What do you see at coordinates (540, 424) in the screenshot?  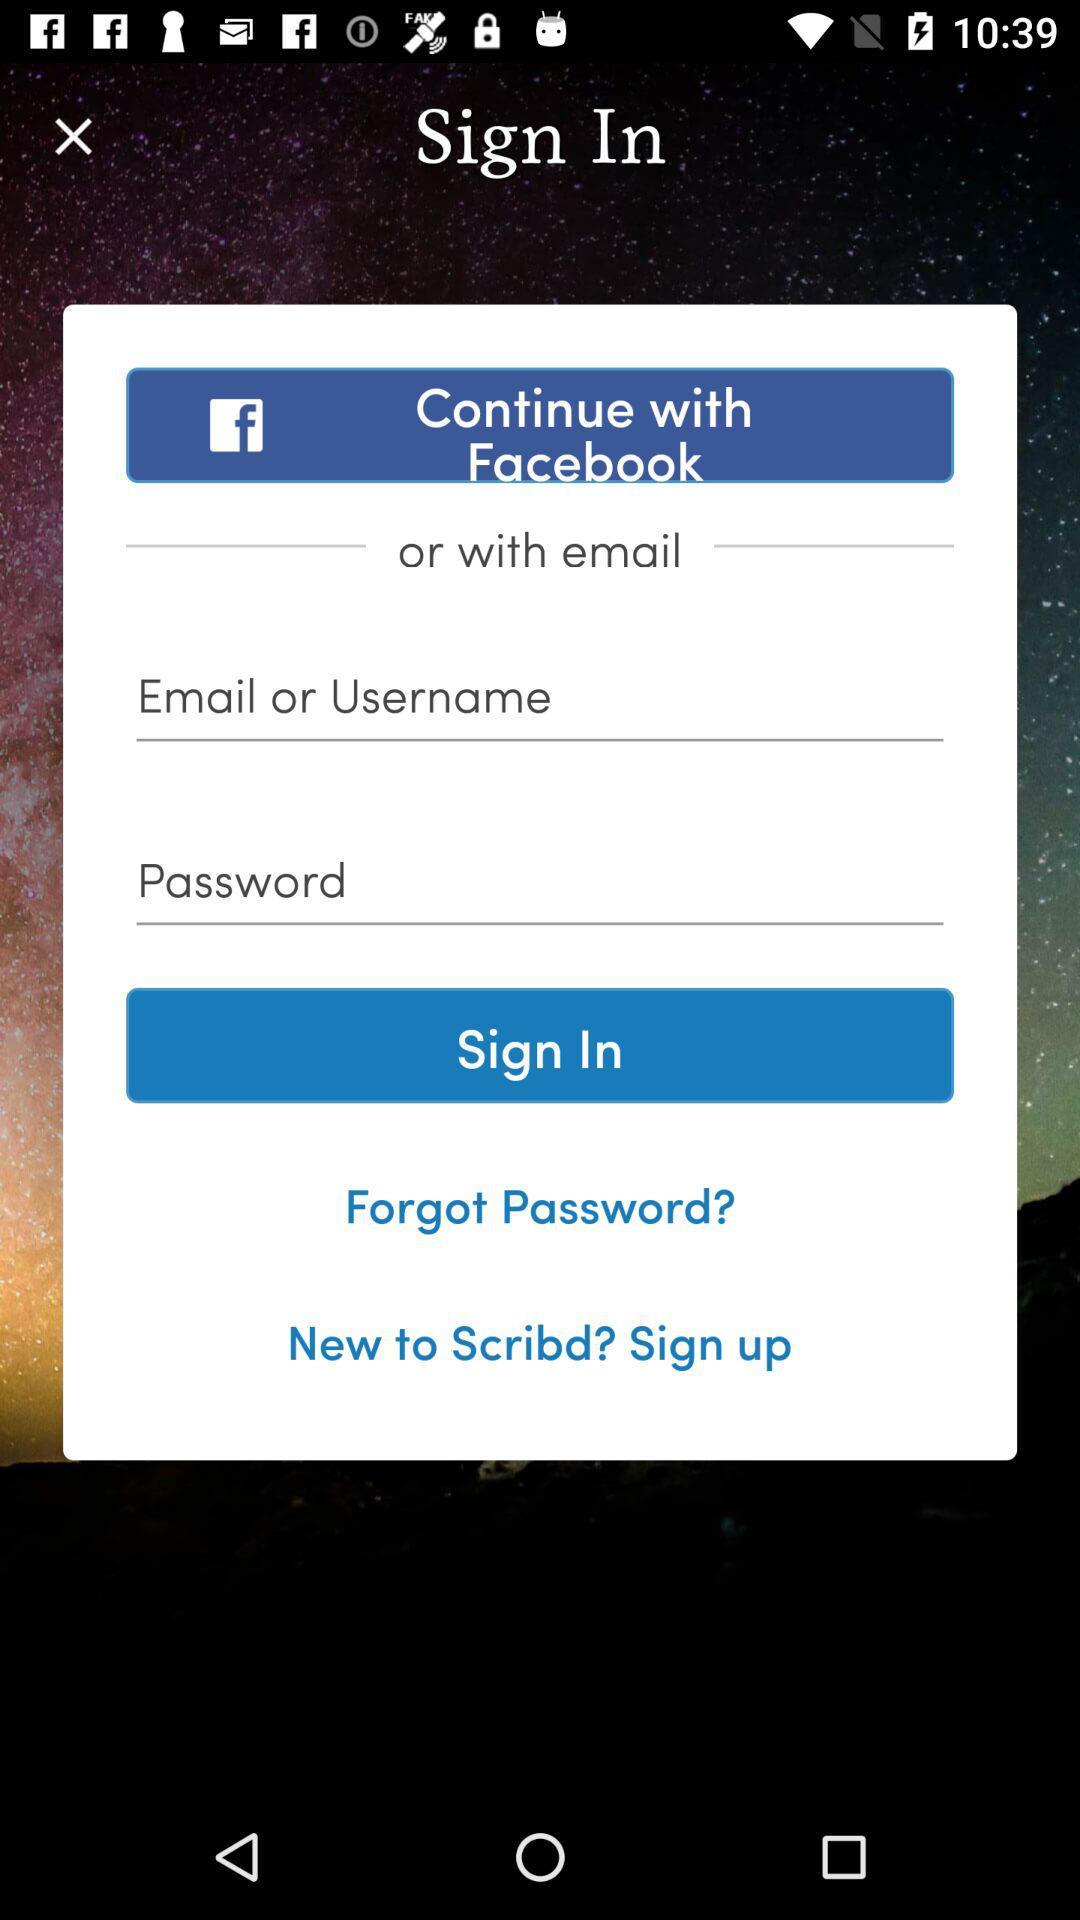 I see `the continue with facebook item` at bounding box center [540, 424].